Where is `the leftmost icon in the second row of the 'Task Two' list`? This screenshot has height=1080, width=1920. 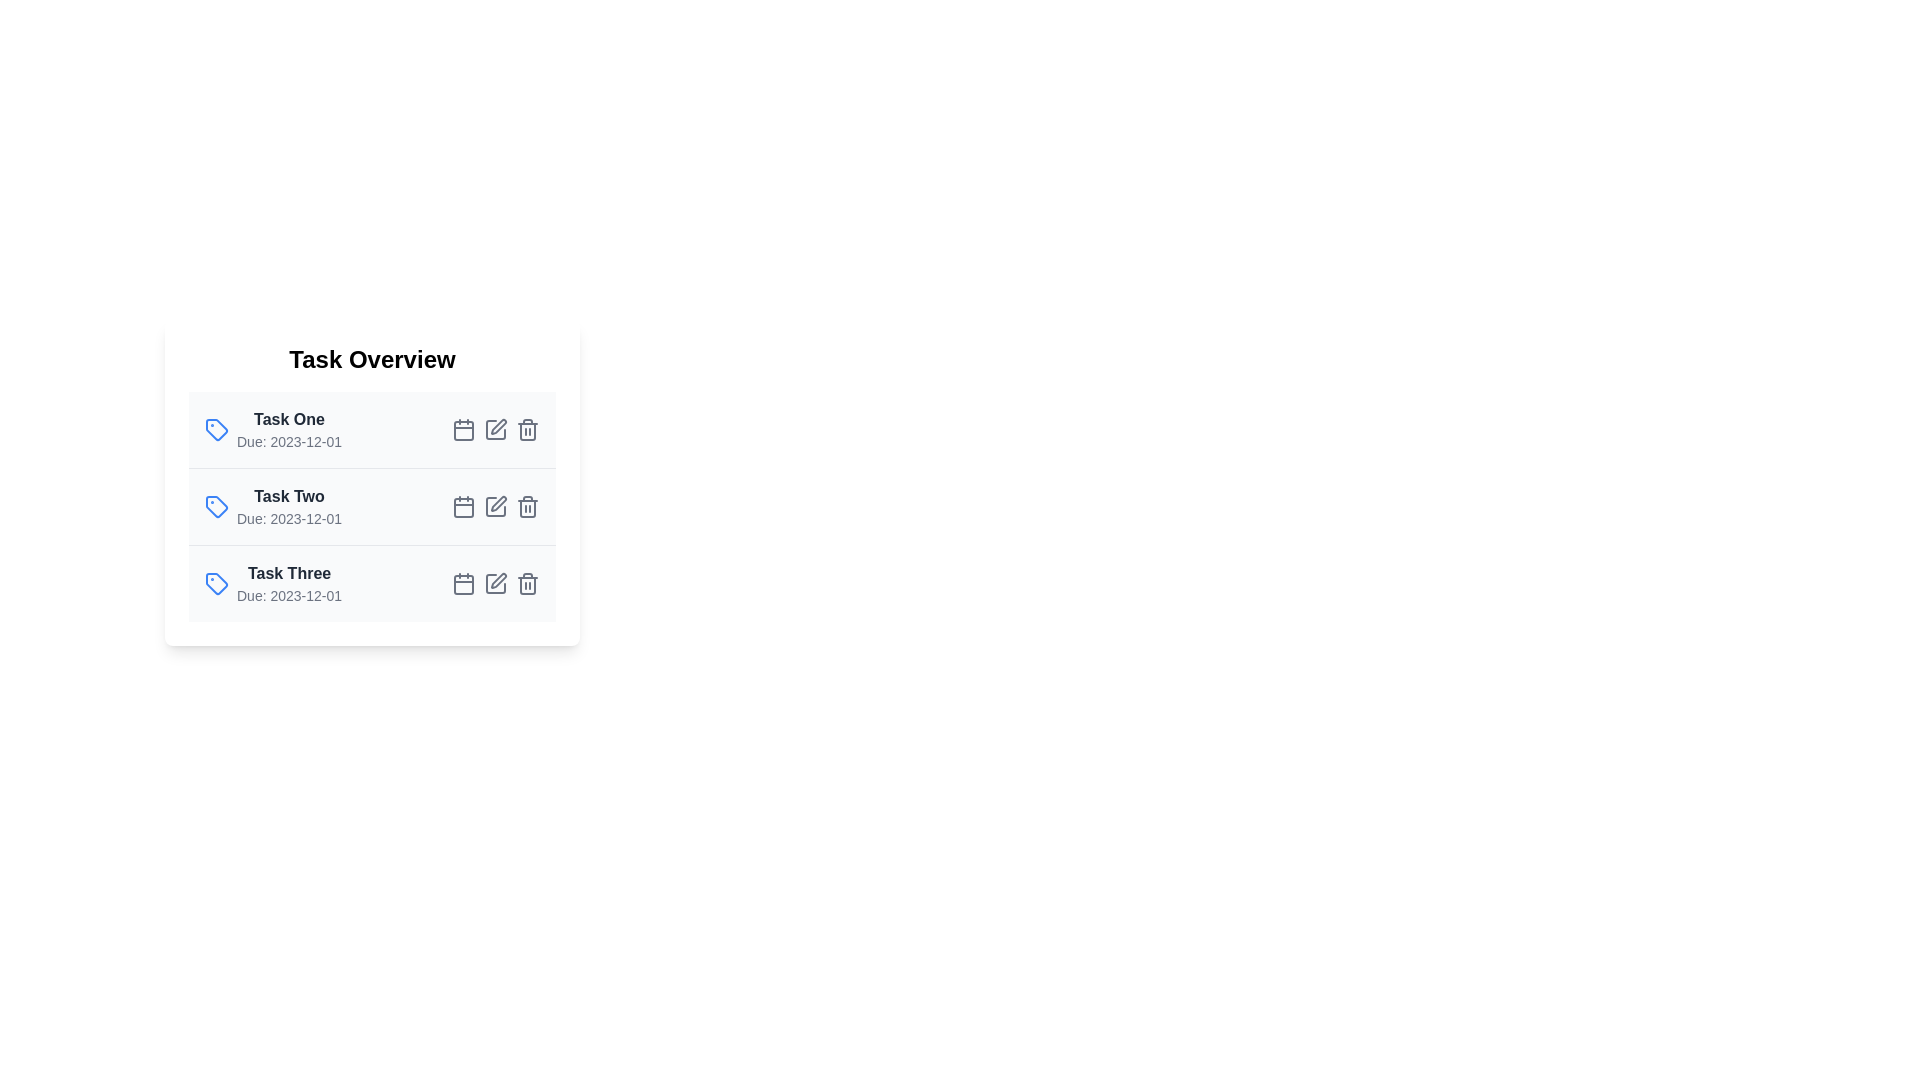 the leftmost icon in the second row of the 'Task Two' list is located at coordinates (216, 505).